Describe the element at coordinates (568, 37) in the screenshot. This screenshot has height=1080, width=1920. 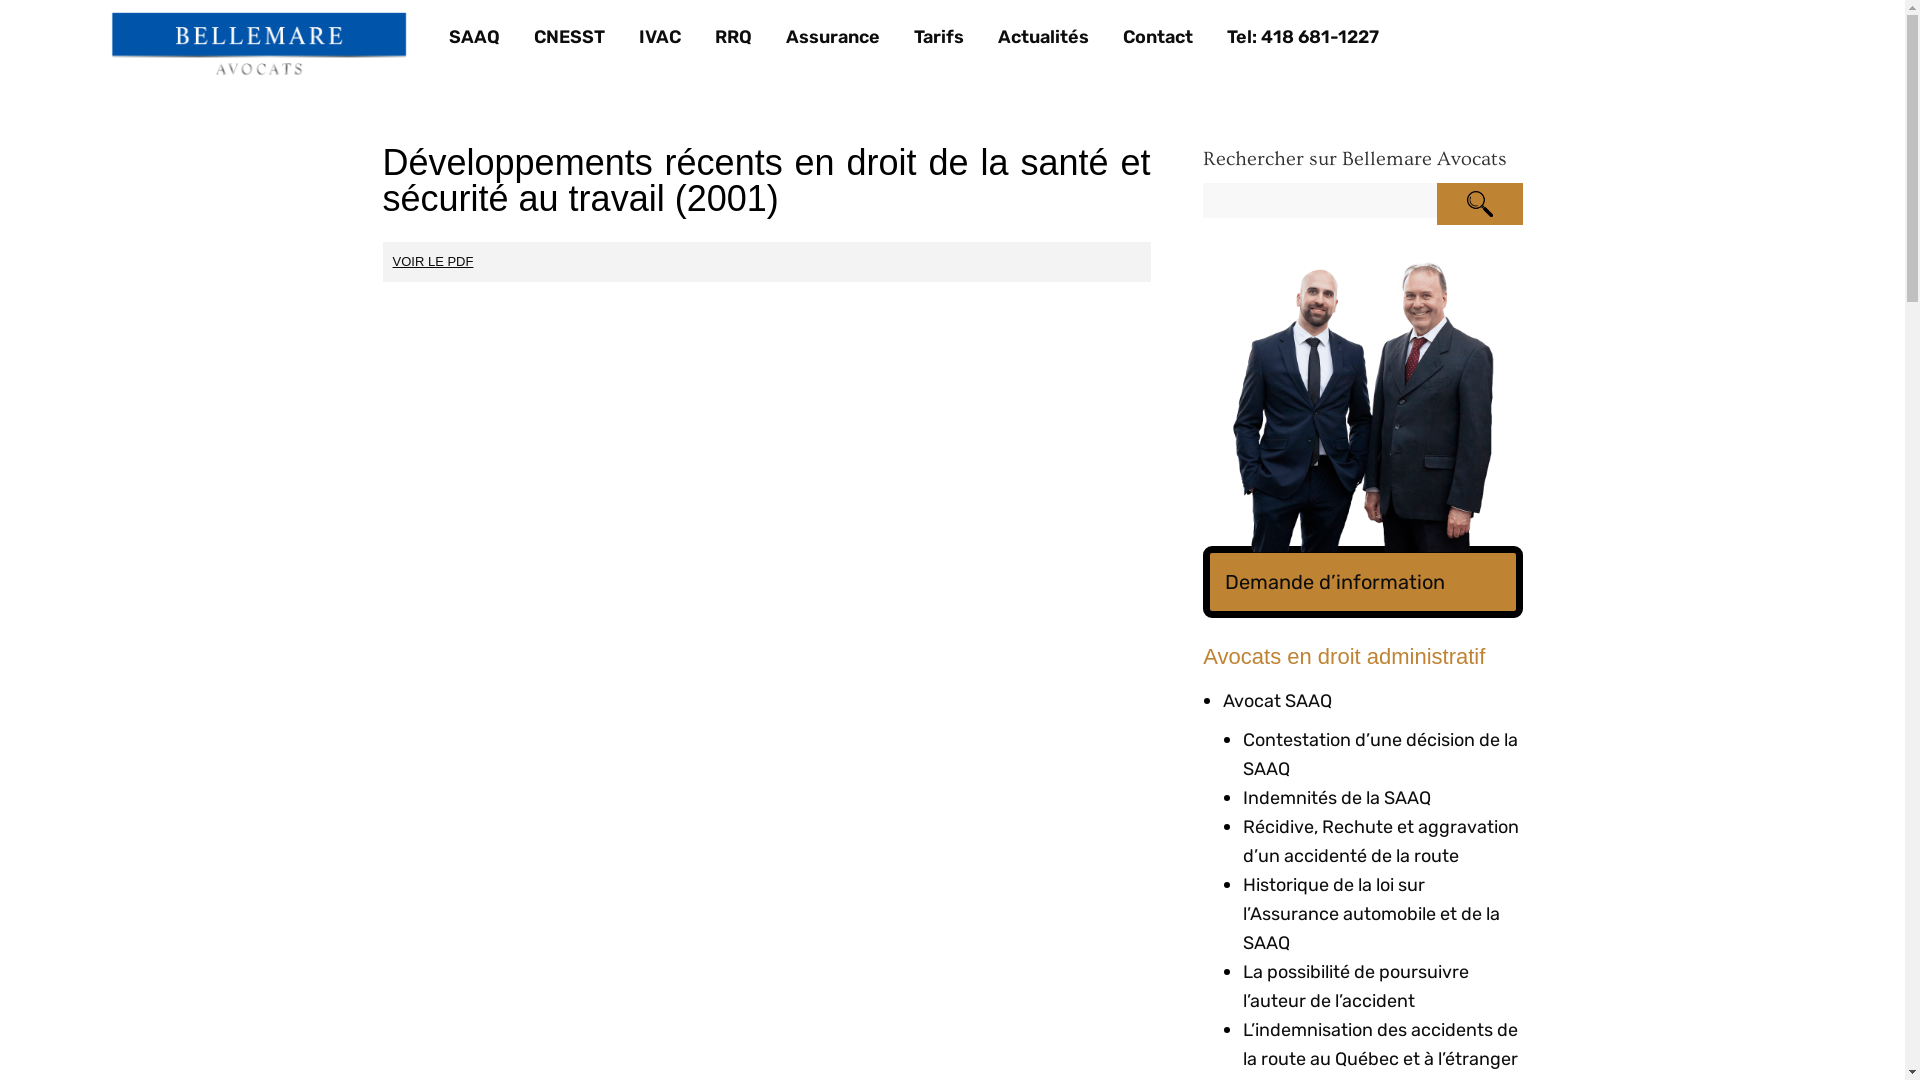
I see `'CNESST'` at that location.